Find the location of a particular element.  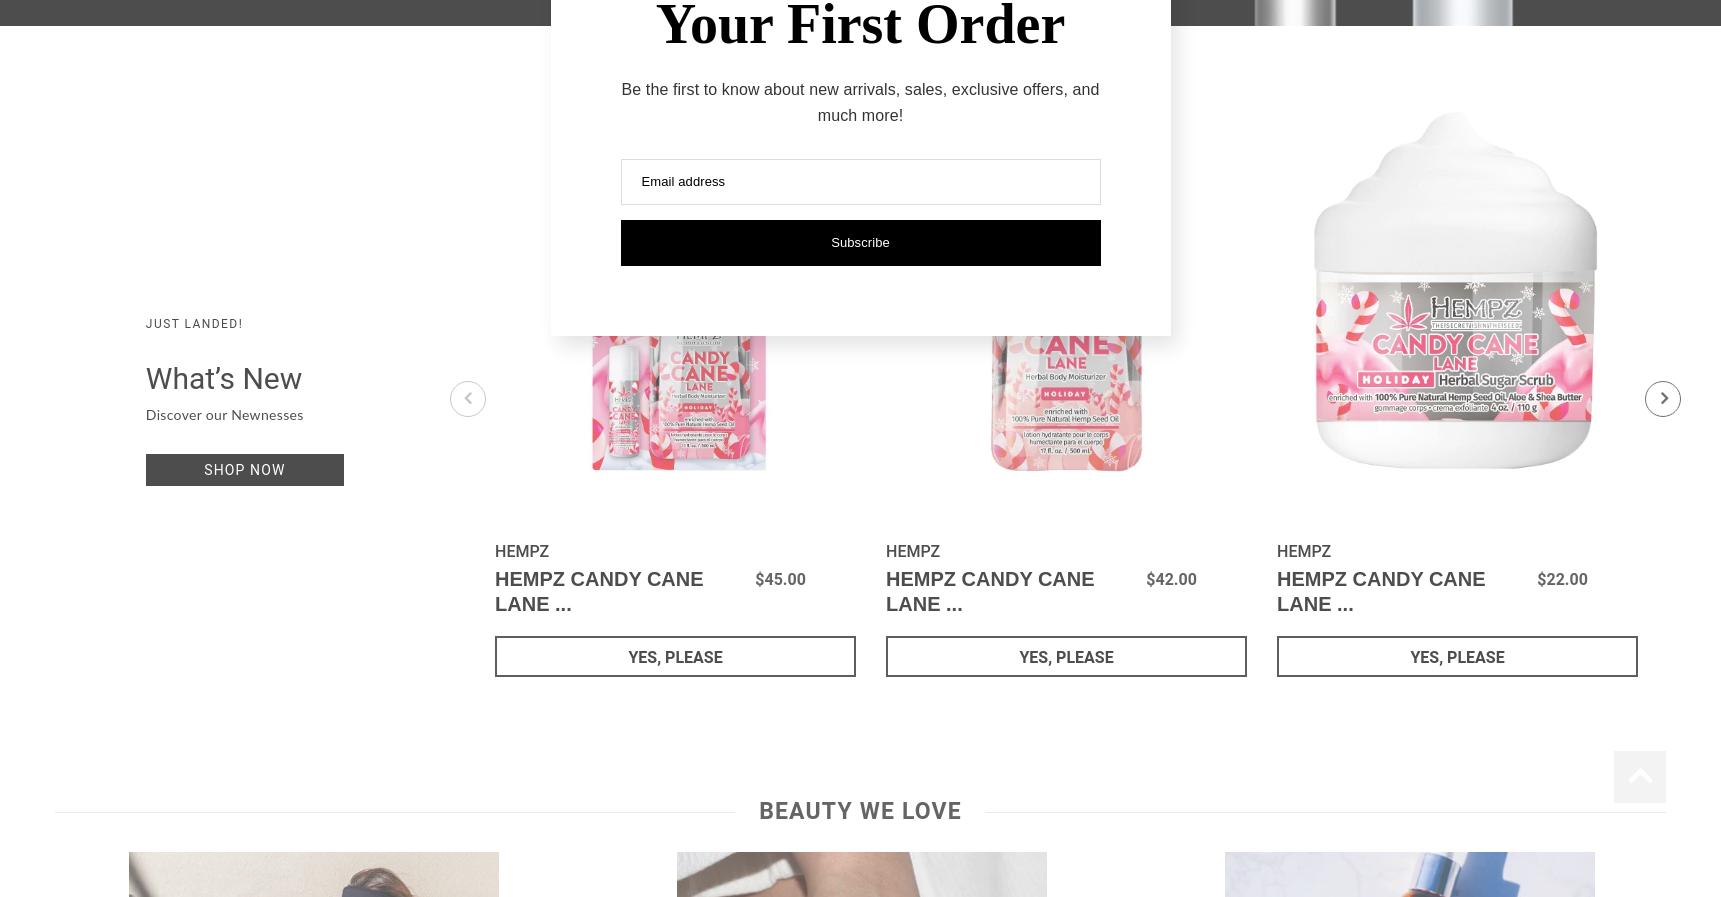

'TRI' is located at coordinates (1200, 46).